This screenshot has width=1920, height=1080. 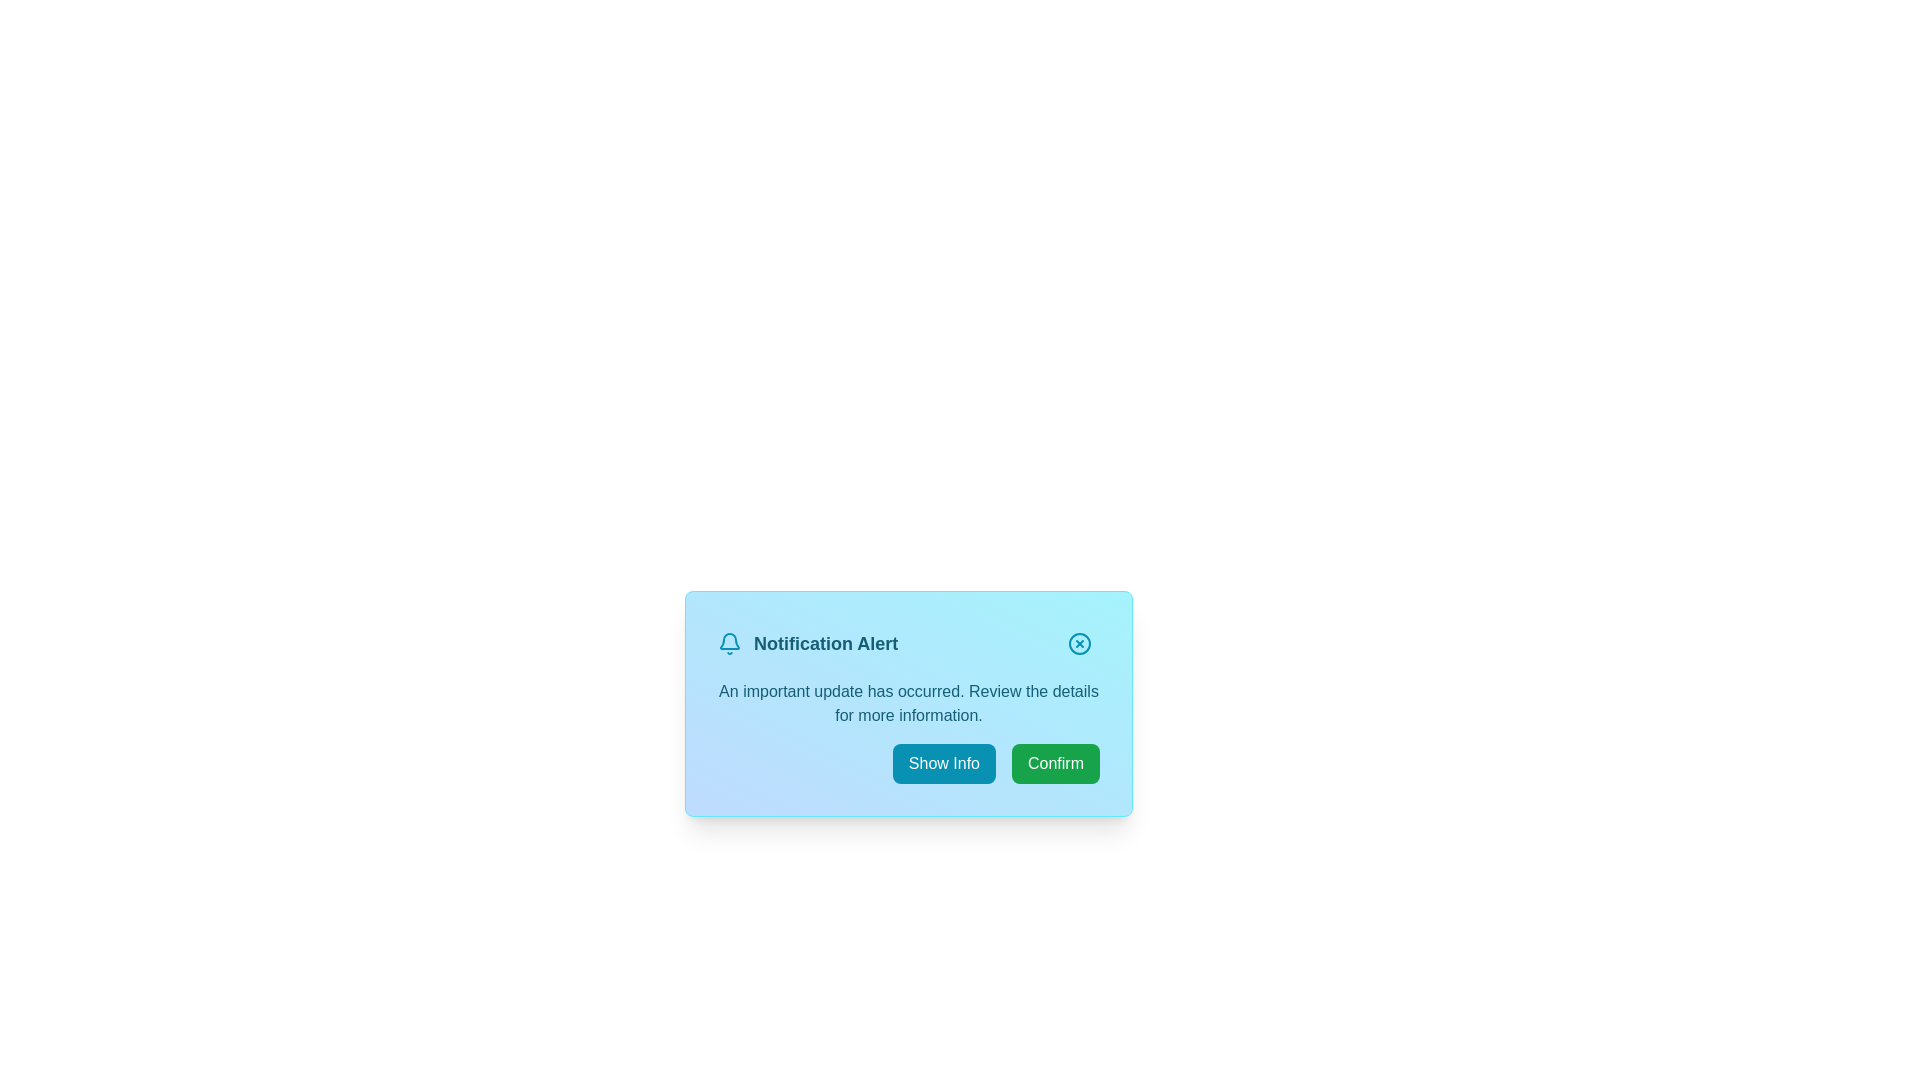 I want to click on the 'Confirm' button to acknowledge the notification, so click(x=1055, y=763).